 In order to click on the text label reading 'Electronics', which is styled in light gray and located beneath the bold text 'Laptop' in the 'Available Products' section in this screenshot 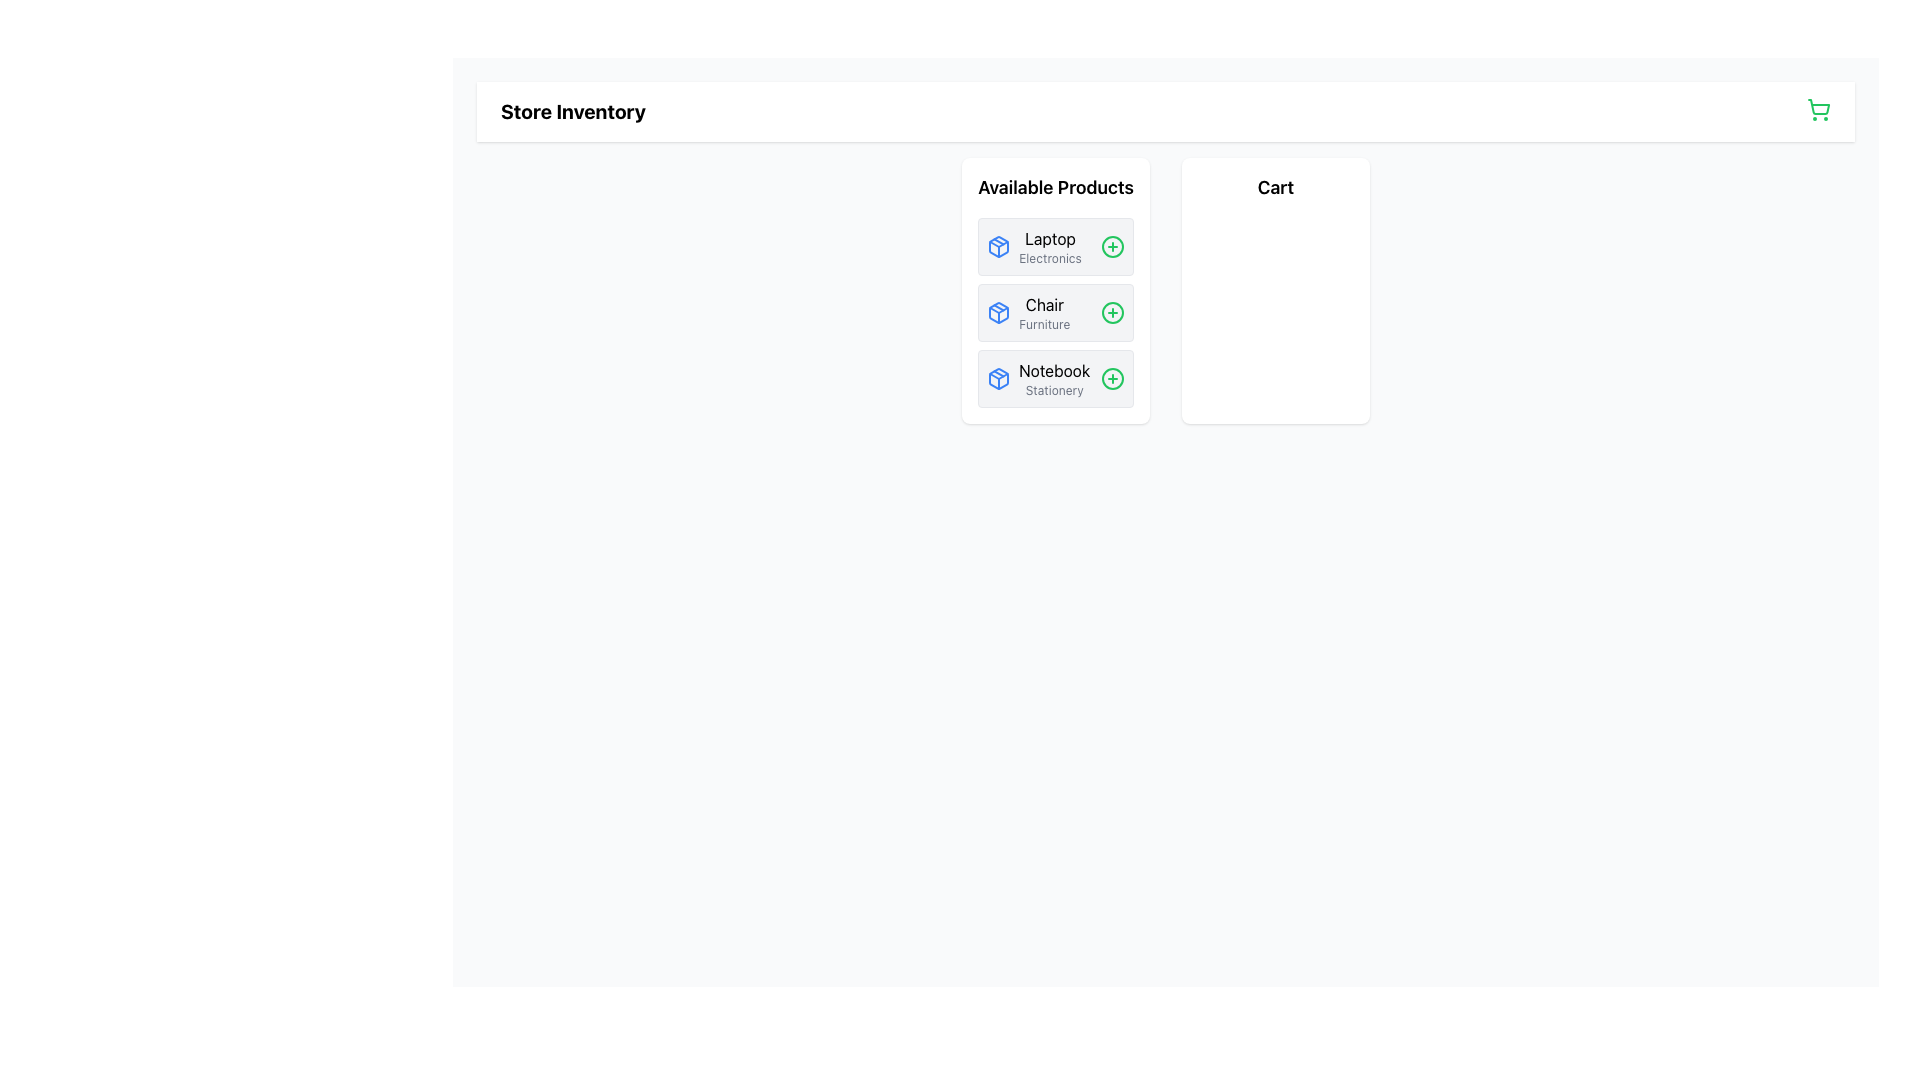, I will do `click(1049, 257)`.